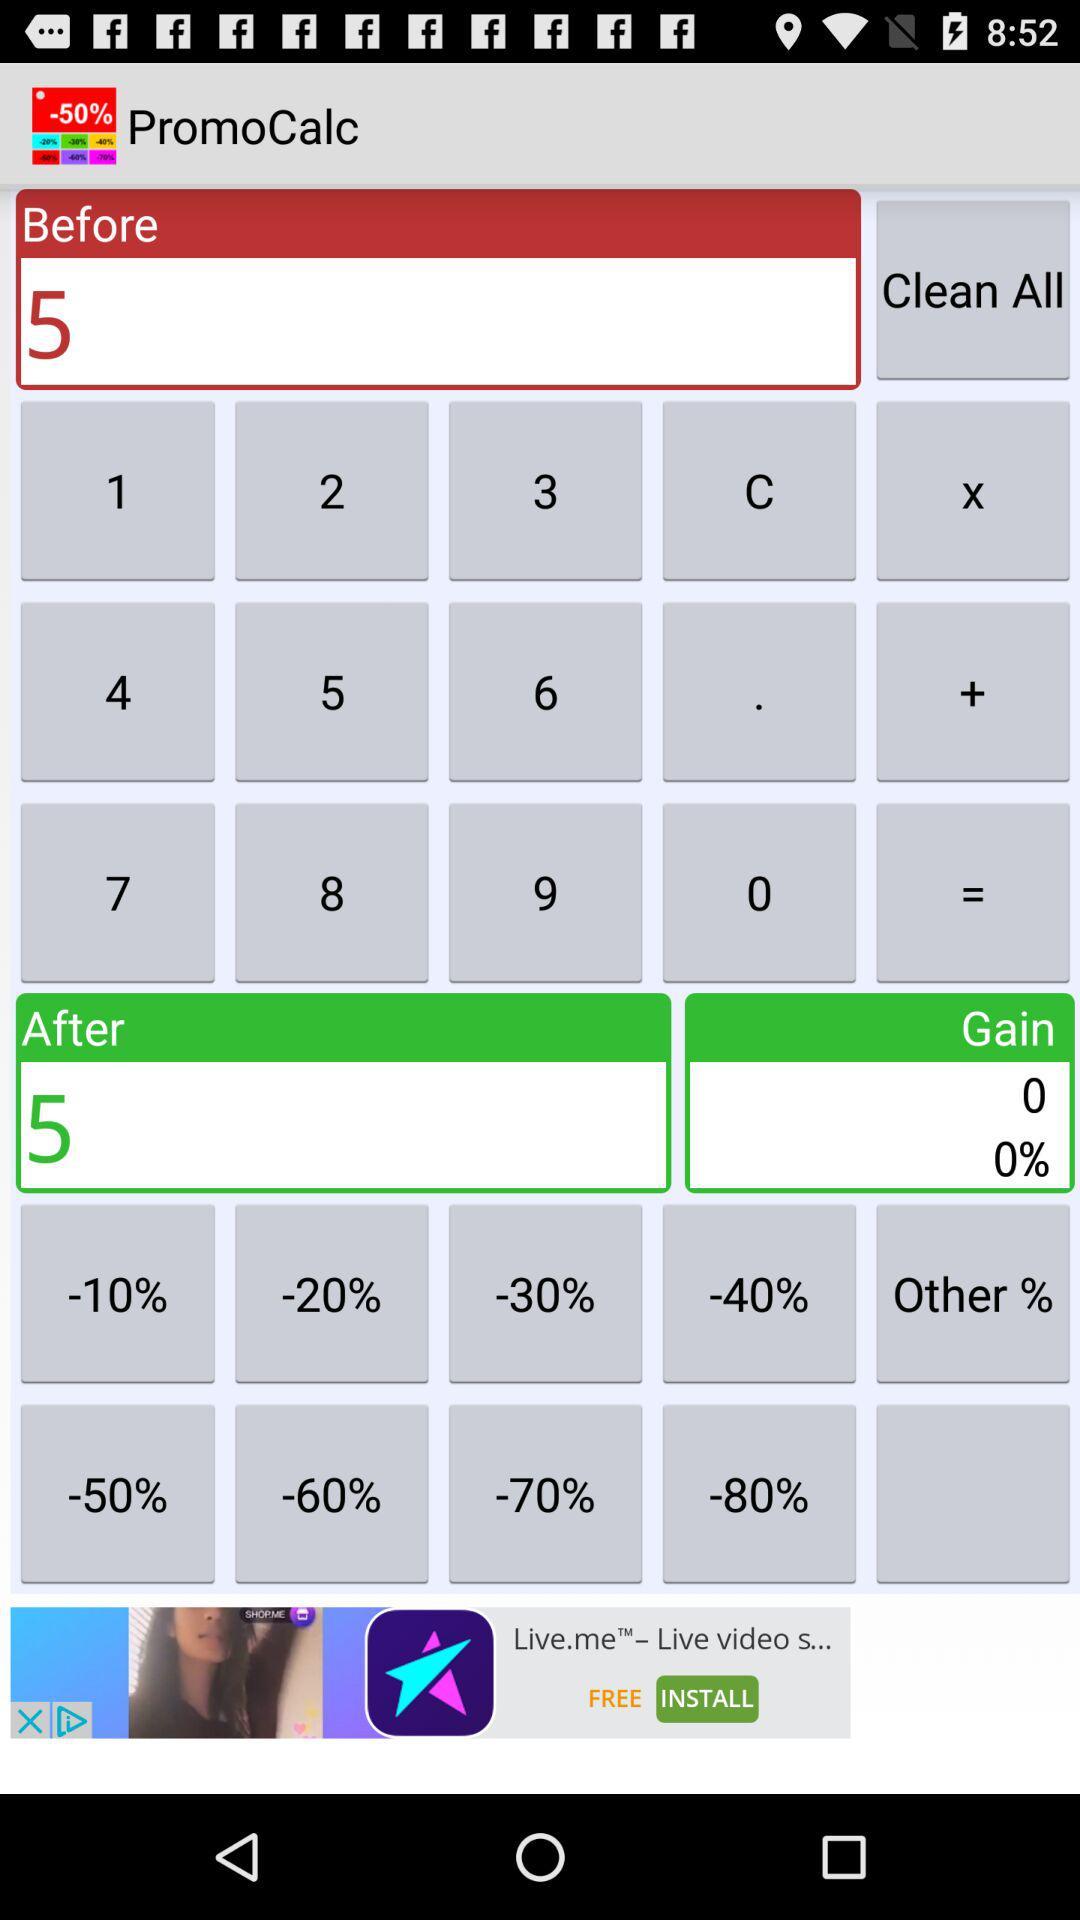 The image size is (1080, 1920). What do you see at coordinates (429, 1672) in the screenshot?
I see `advertisement for living near person` at bounding box center [429, 1672].